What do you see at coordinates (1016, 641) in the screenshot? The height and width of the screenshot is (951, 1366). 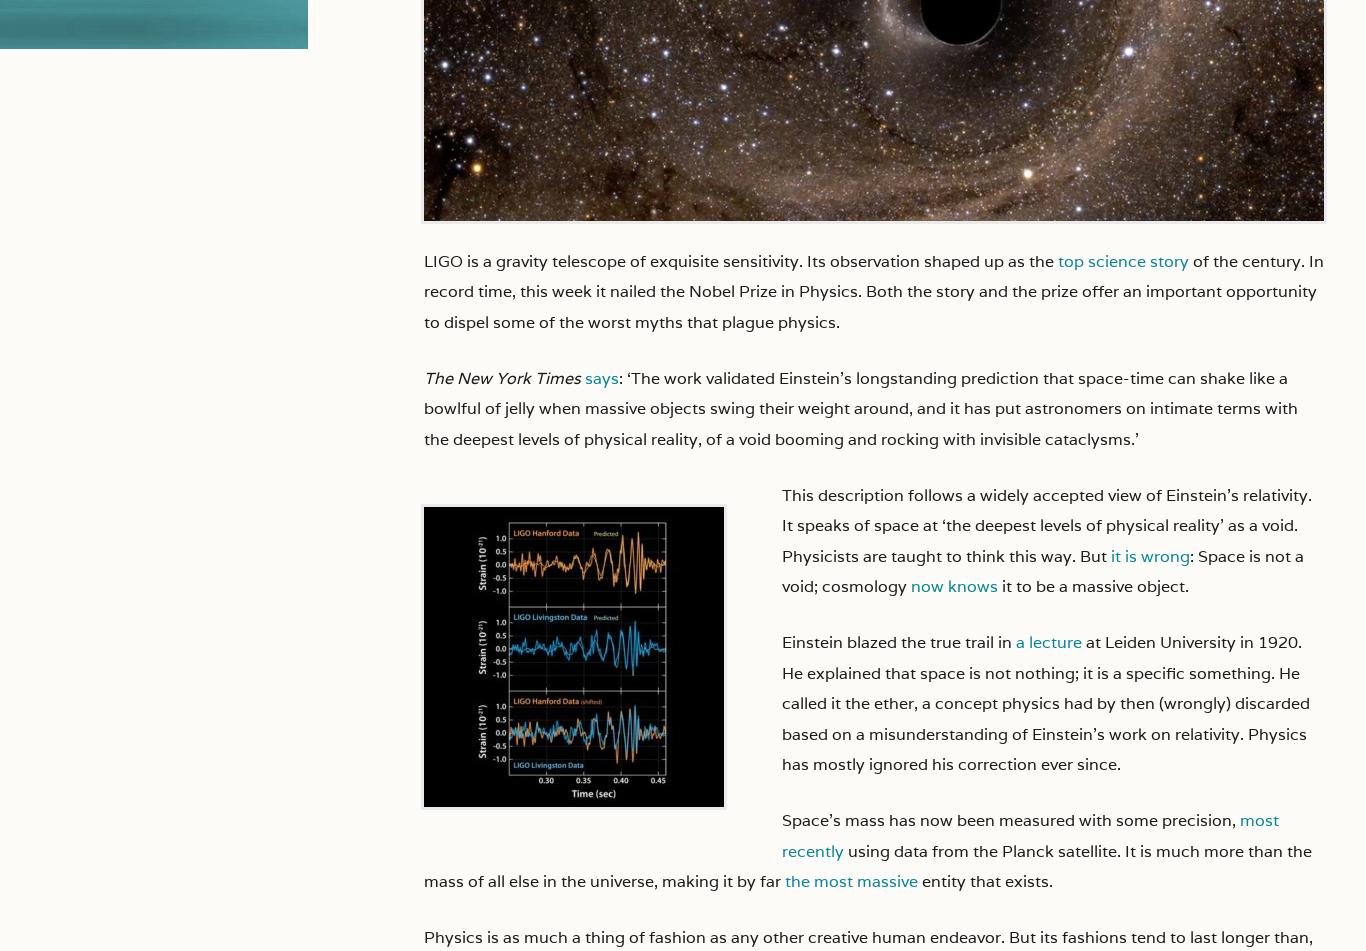 I see `'a lecture'` at bounding box center [1016, 641].